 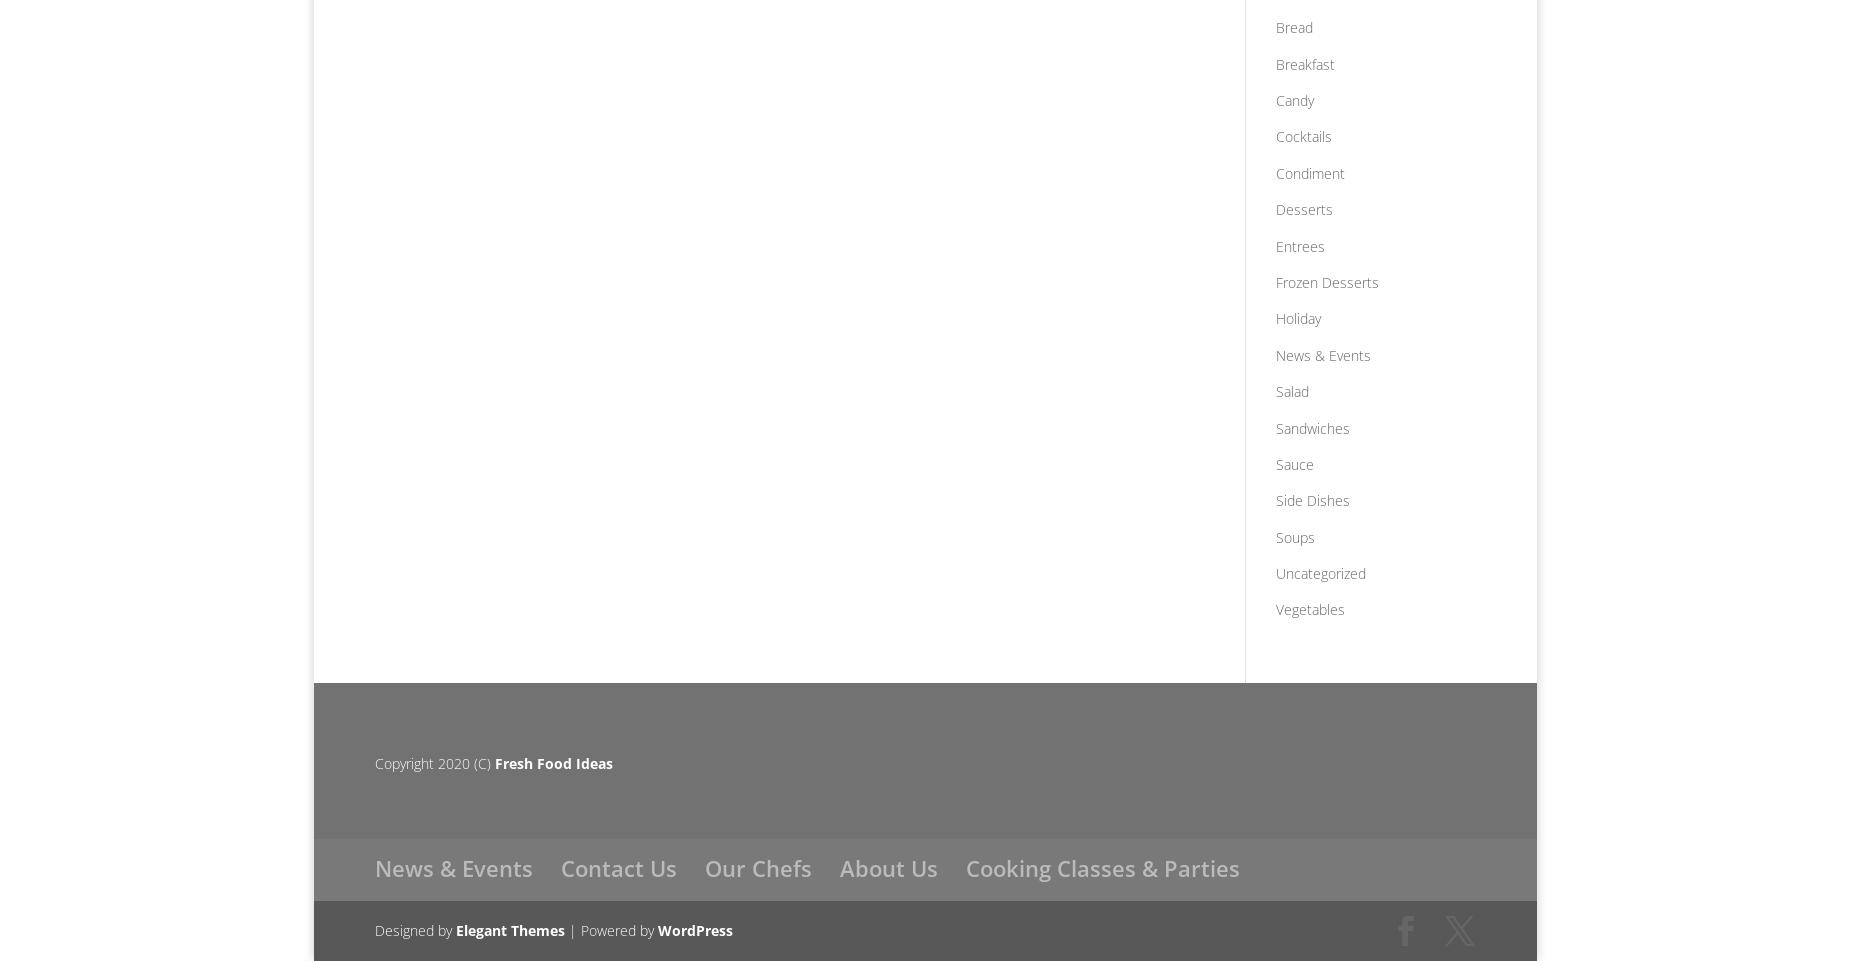 I want to click on 'Contact Us', so click(x=618, y=866).